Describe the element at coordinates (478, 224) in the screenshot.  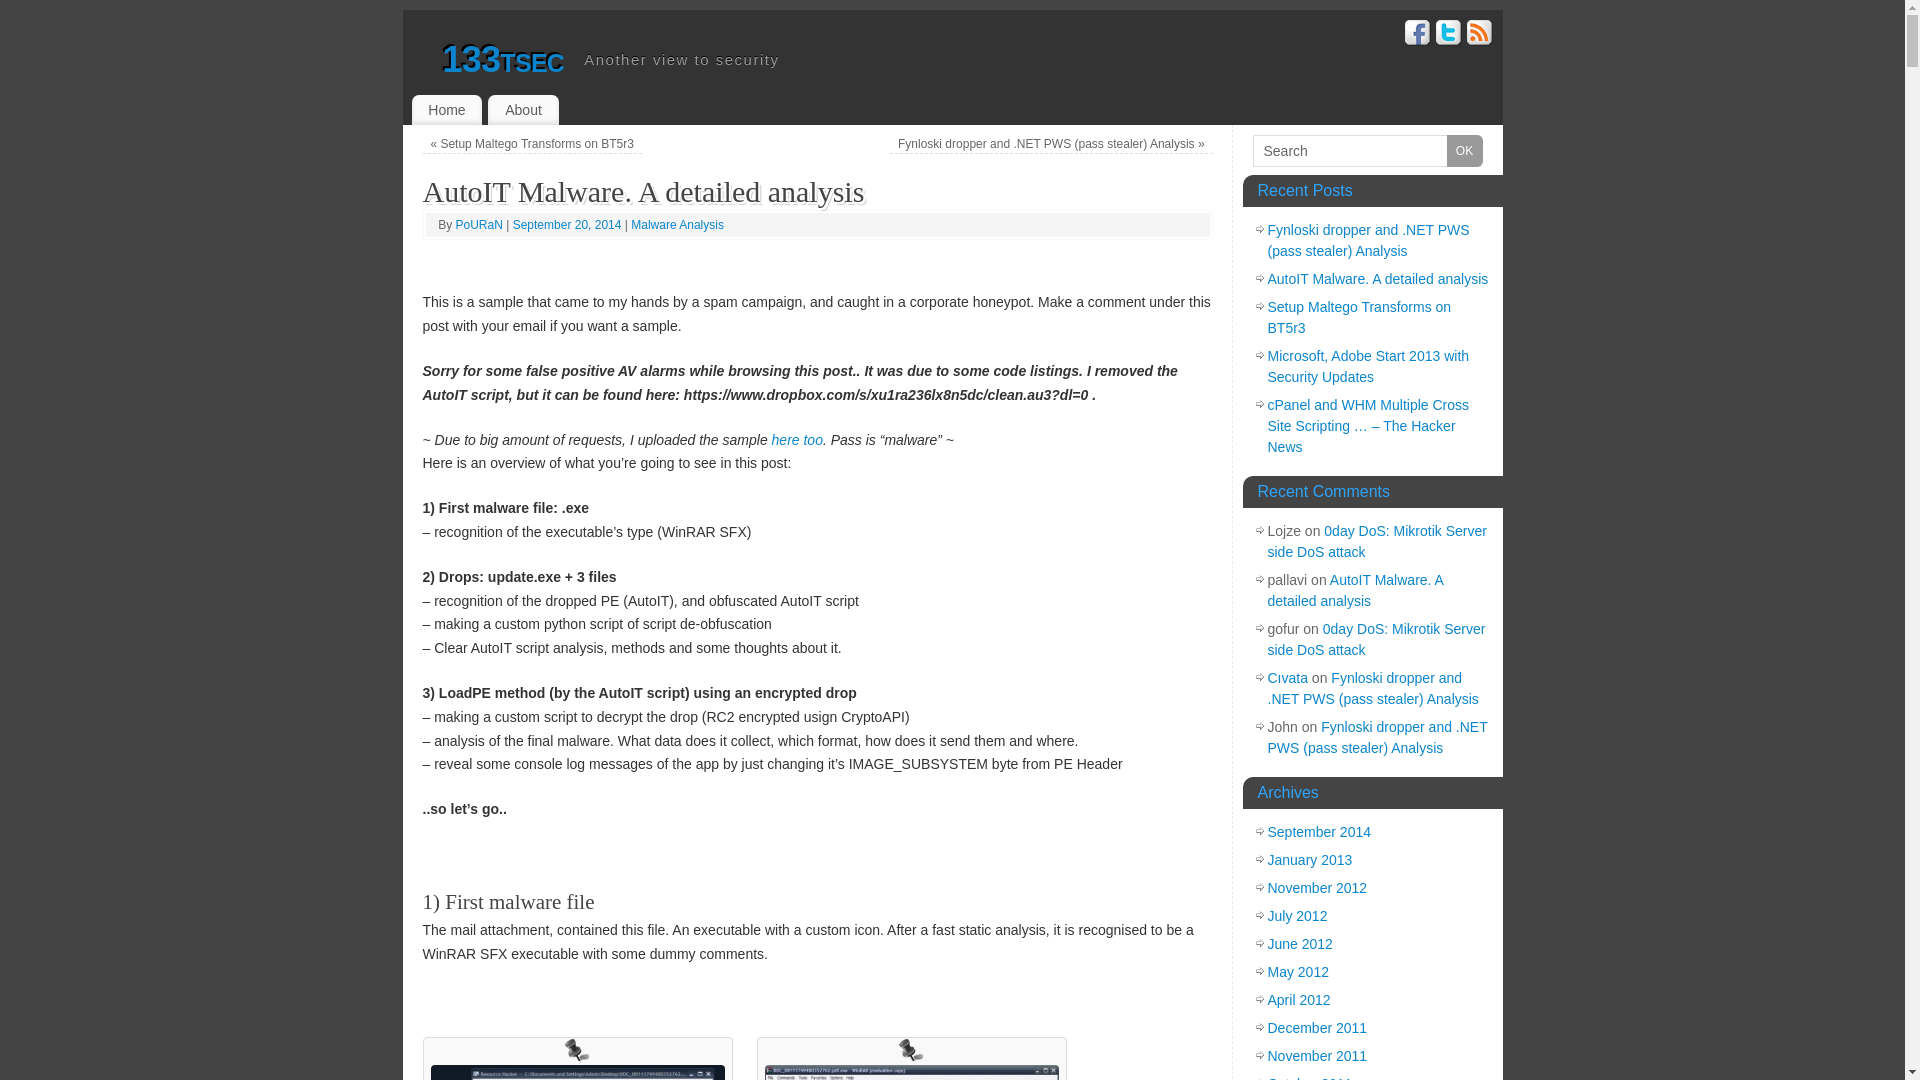
I see `'PoURaN'` at that location.